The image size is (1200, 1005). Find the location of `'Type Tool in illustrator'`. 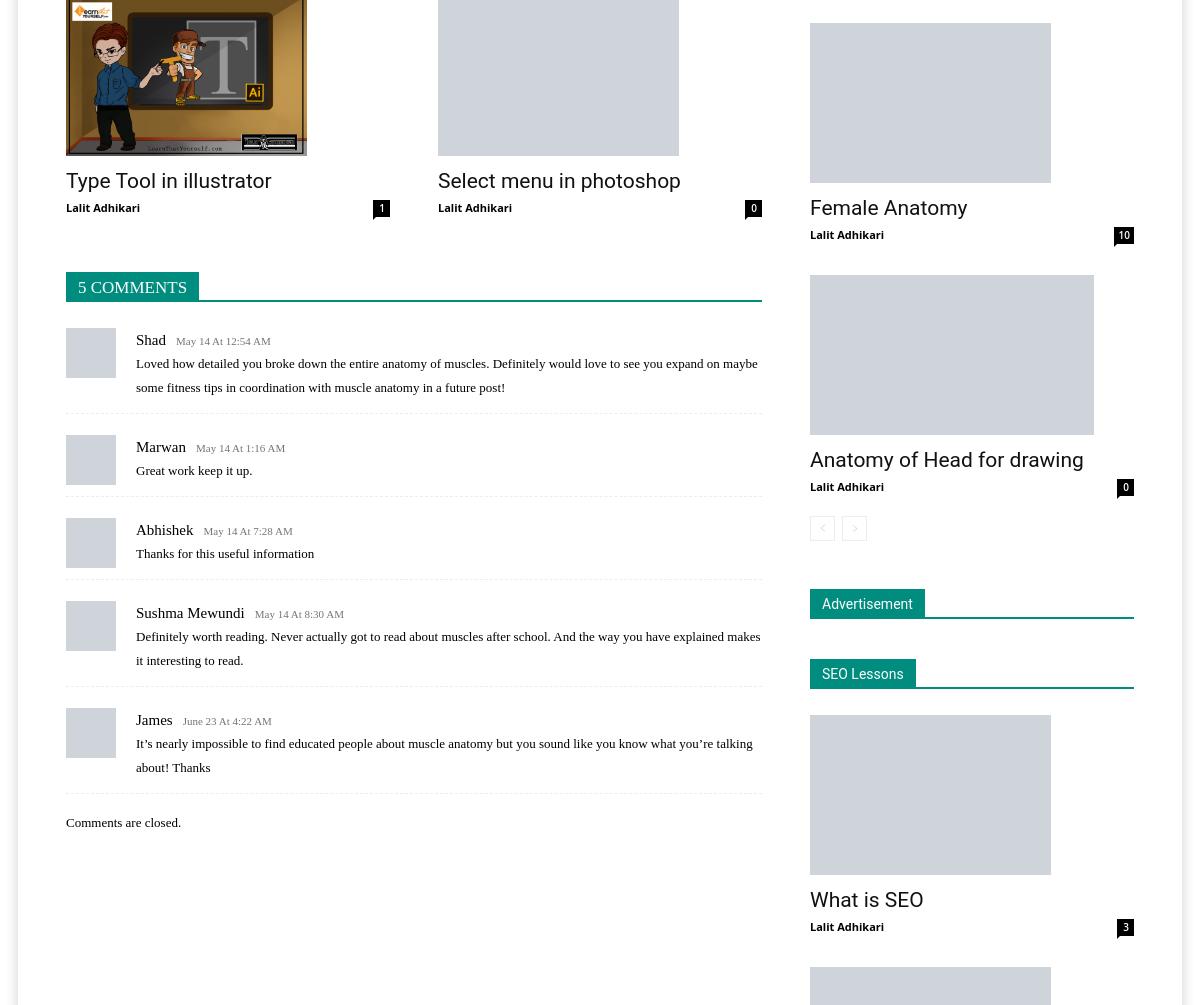

'Type Tool in illustrator' is located at coordinates (167, 180).